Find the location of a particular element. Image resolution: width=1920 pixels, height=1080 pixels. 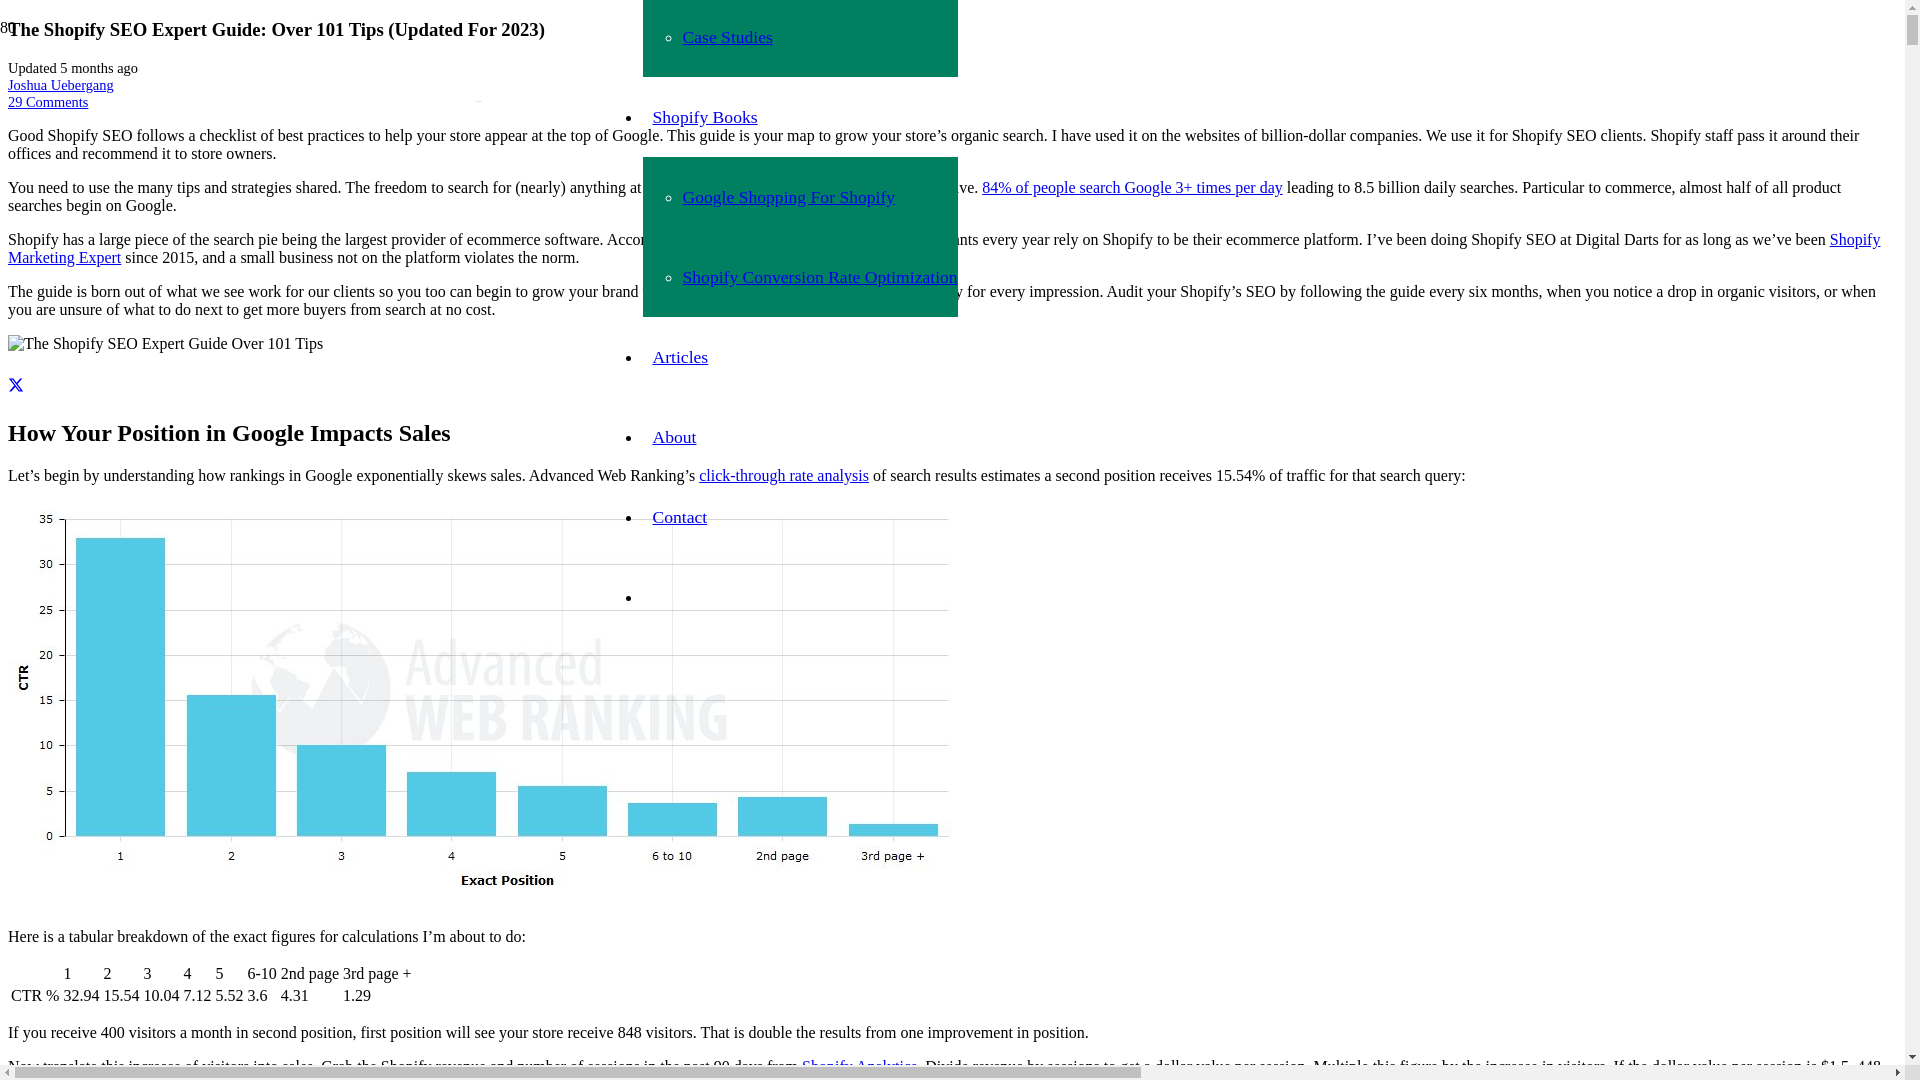

'About' is located at coordinates (673, 435).